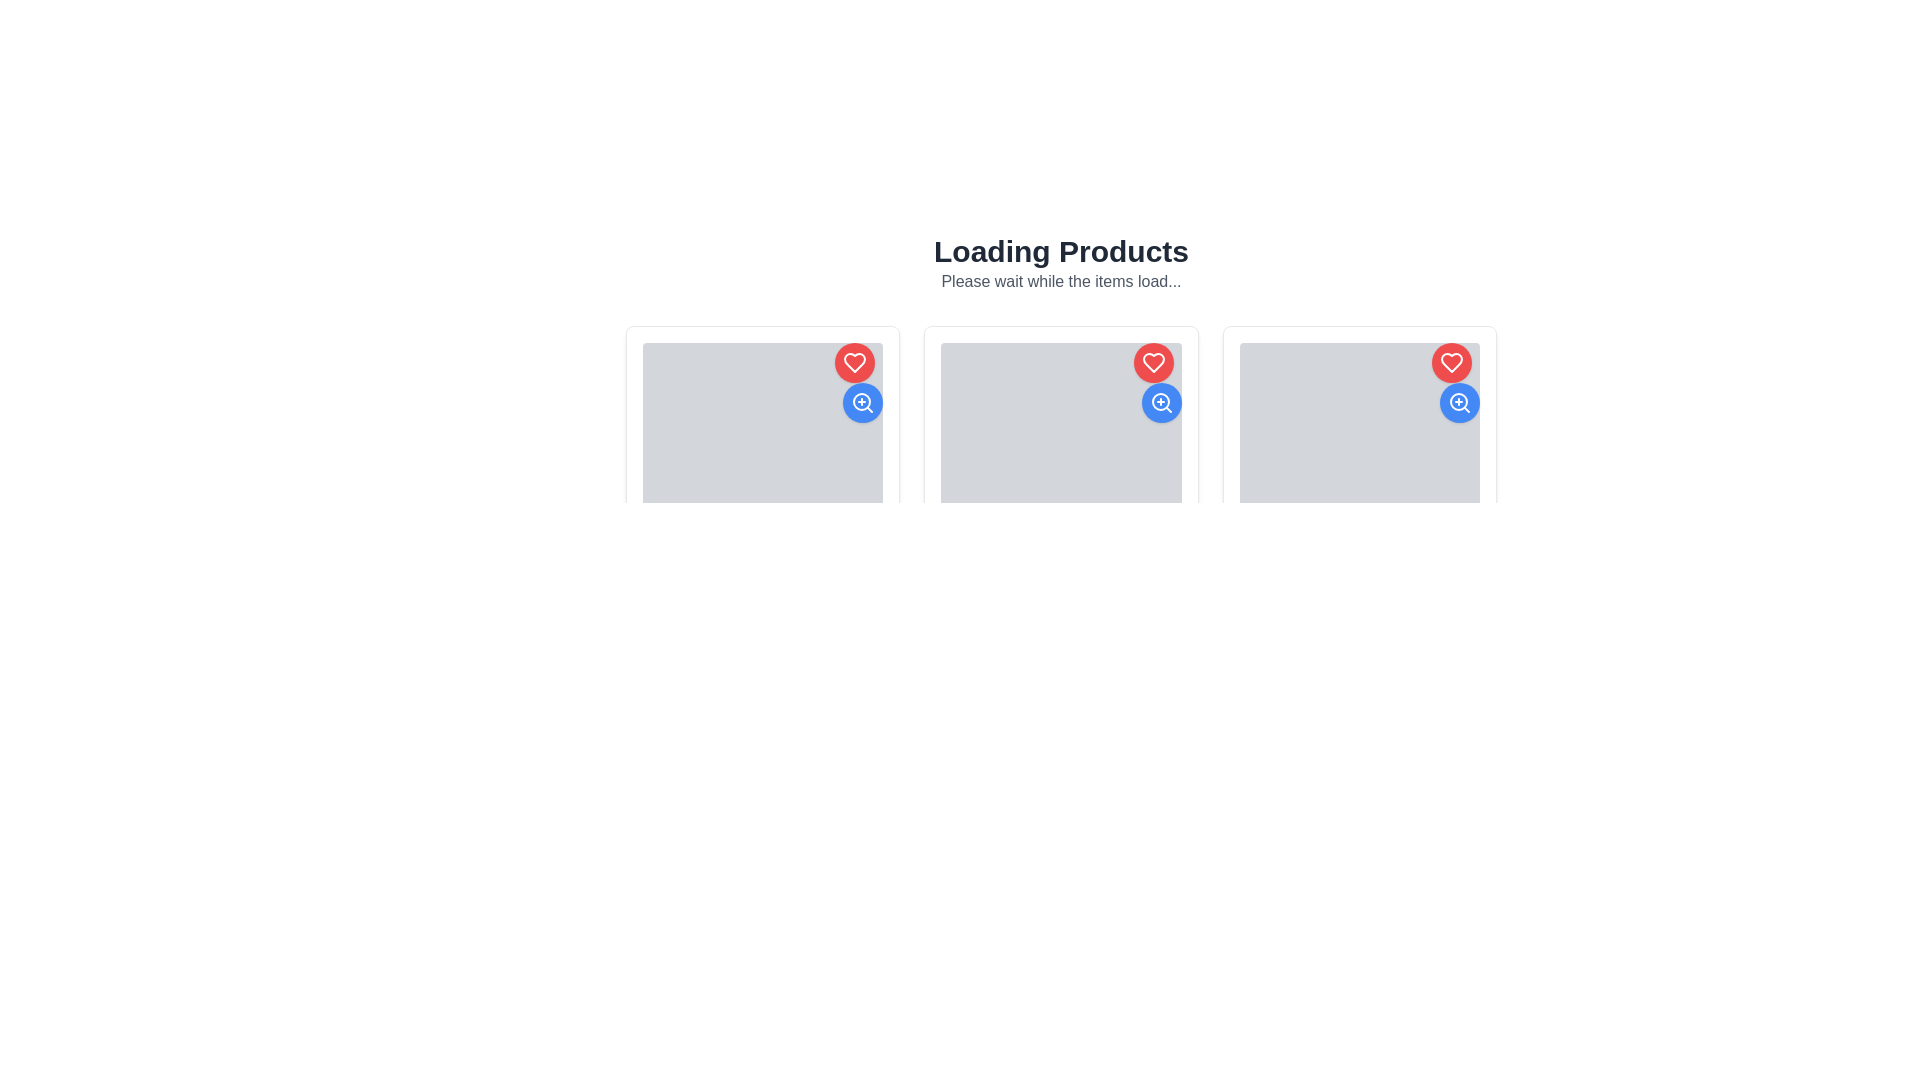 The image size is (1920, 1080). I want to click on the circular blue zoom-in button with a magnifying glass and a plus sign, located directly below the red heart icon in the top-right corner of the white rectangular card, so click(859, 382).